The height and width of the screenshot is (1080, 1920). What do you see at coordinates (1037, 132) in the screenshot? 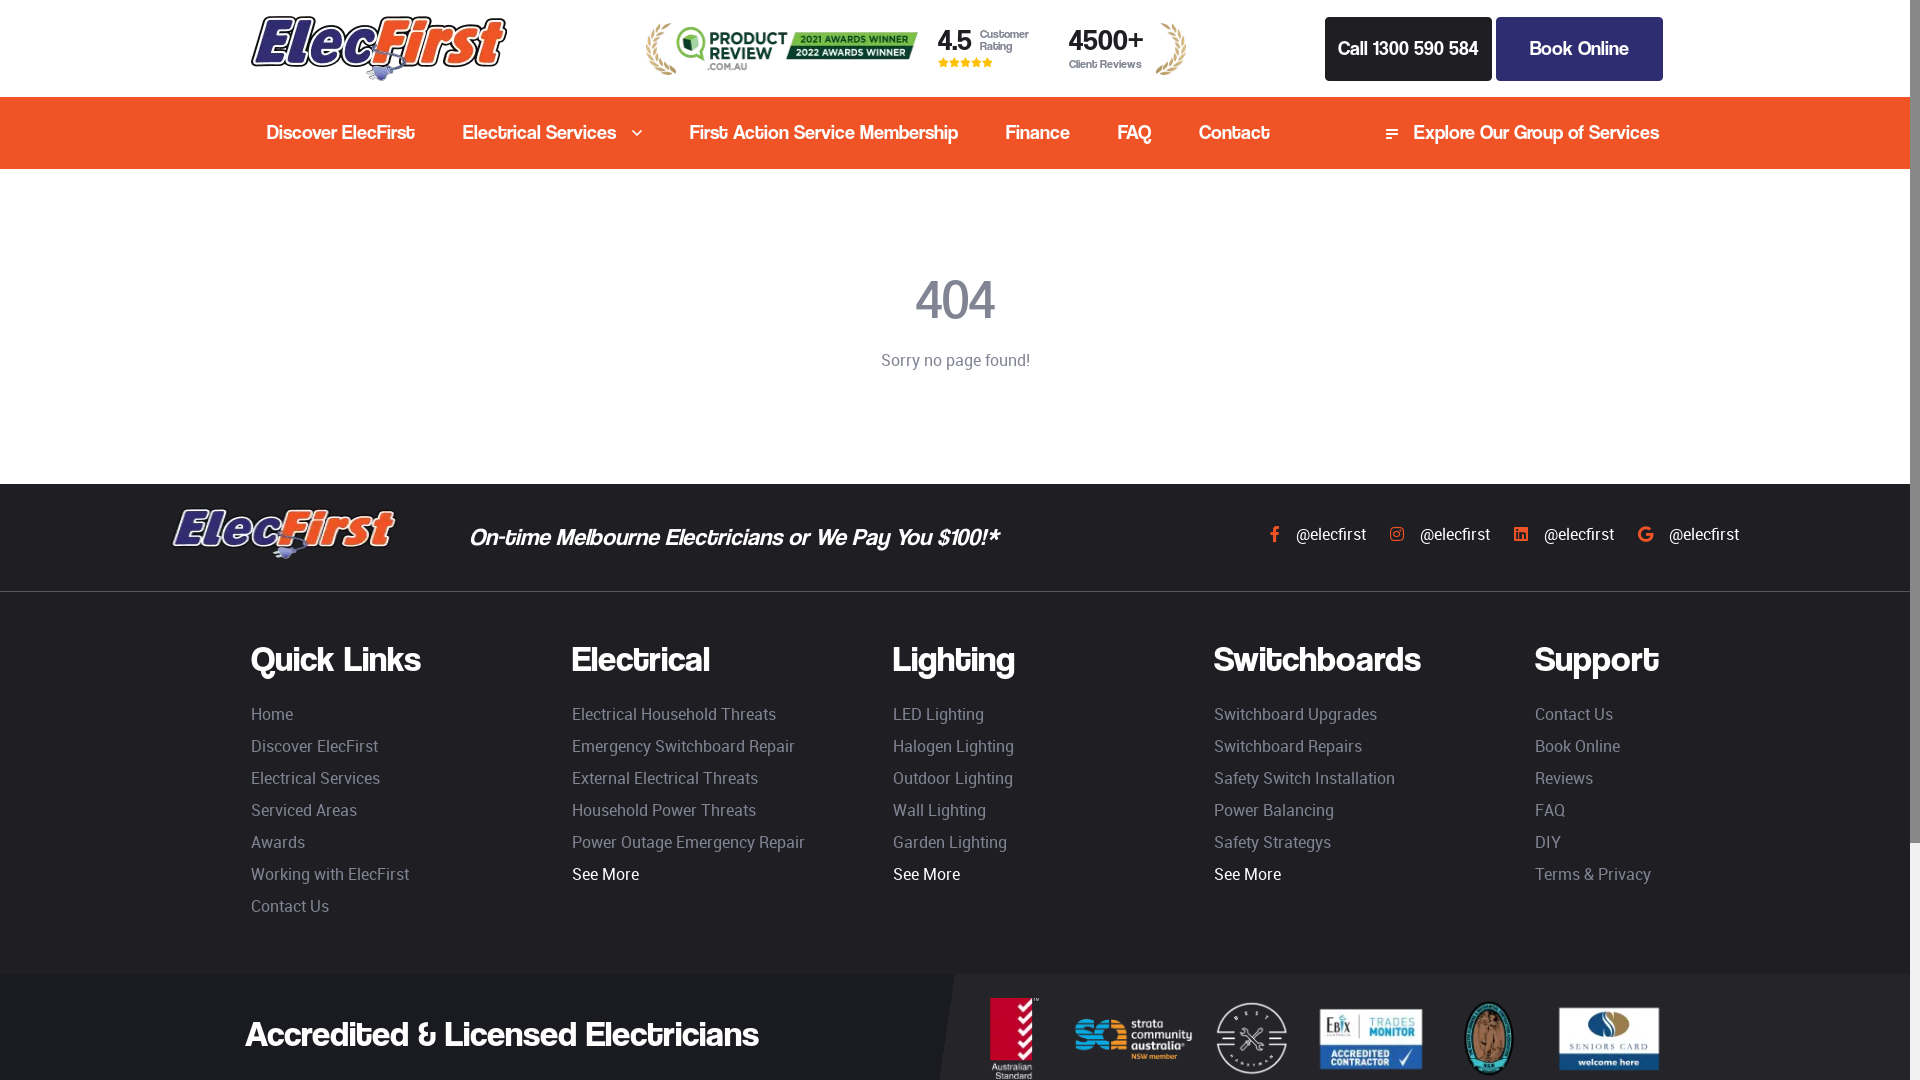
I see `'Finance'` at bounding box center [1037, 132].